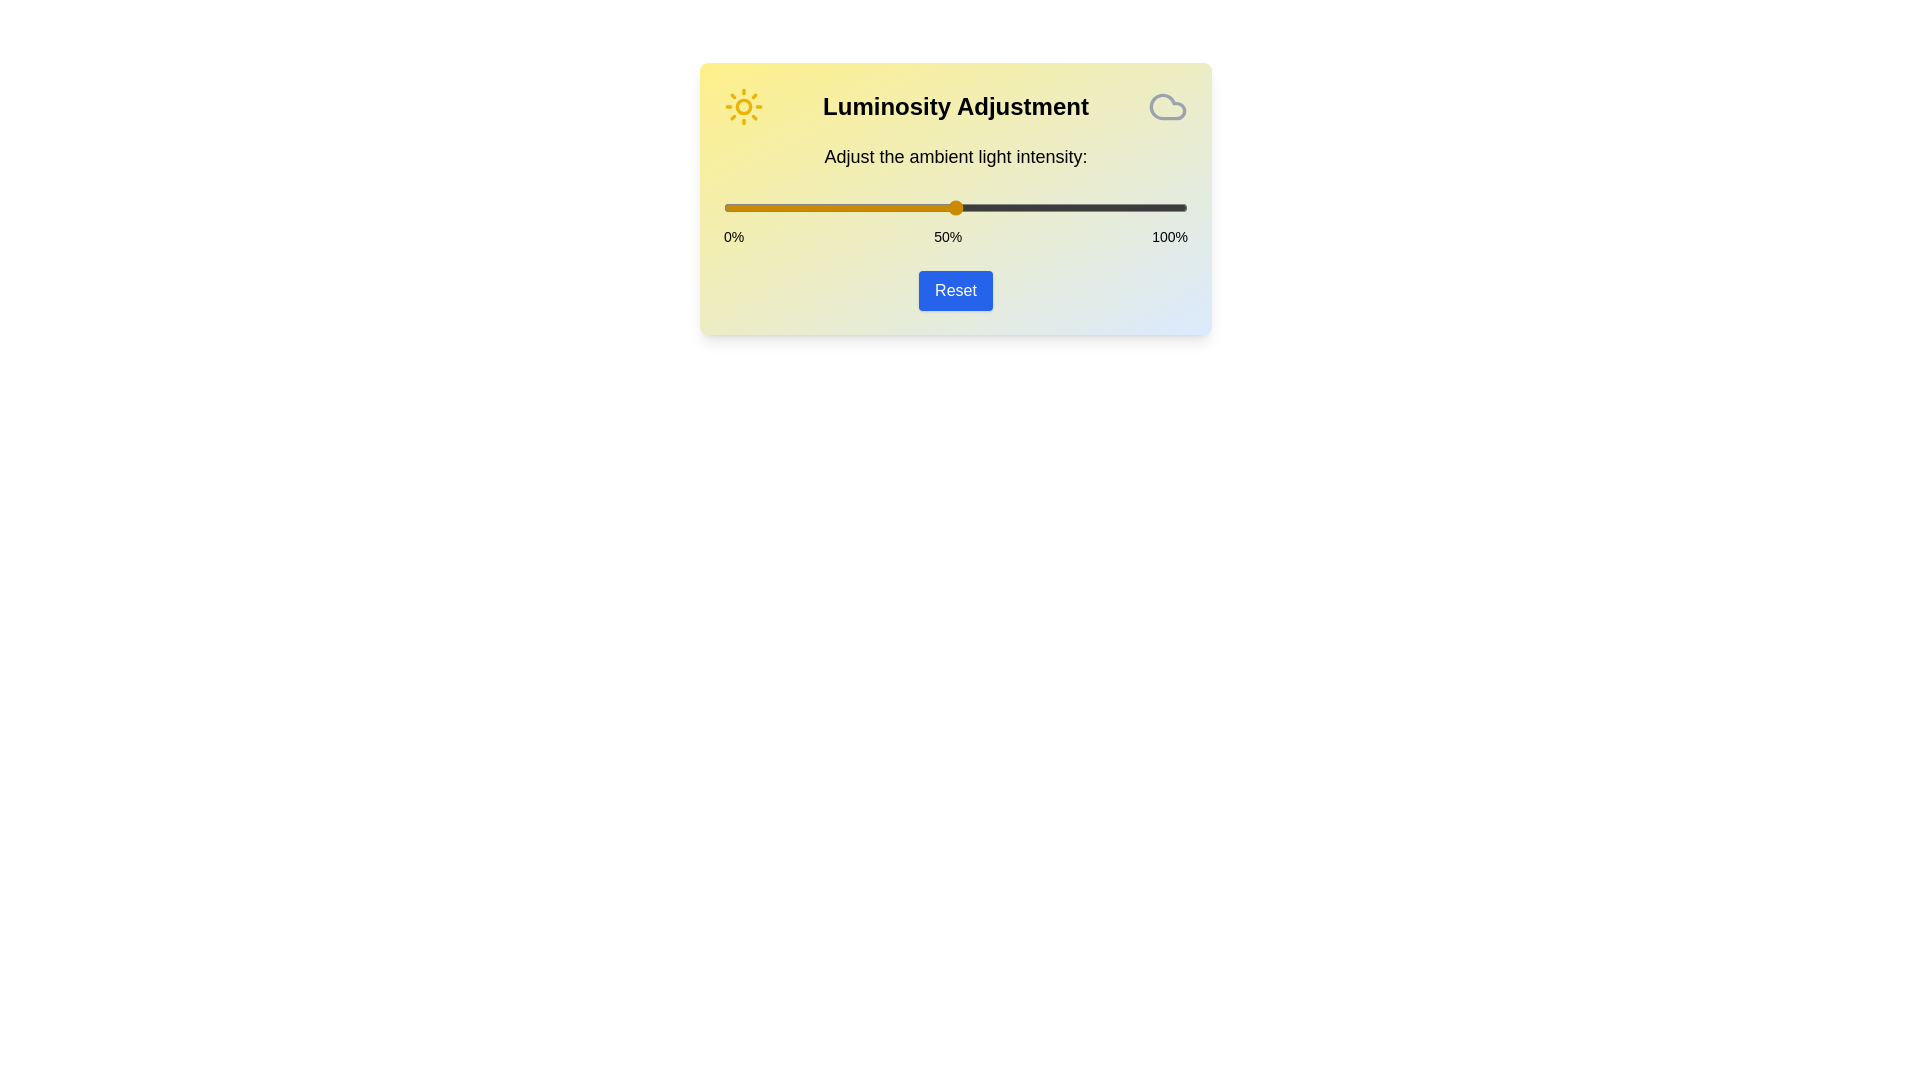 The height and width of the screenshot is (1080, 1920). Describe the element at coordinates (1164, 208) in the screenshot. I see `the light intensity to 95% by sliding the slider` at that location.